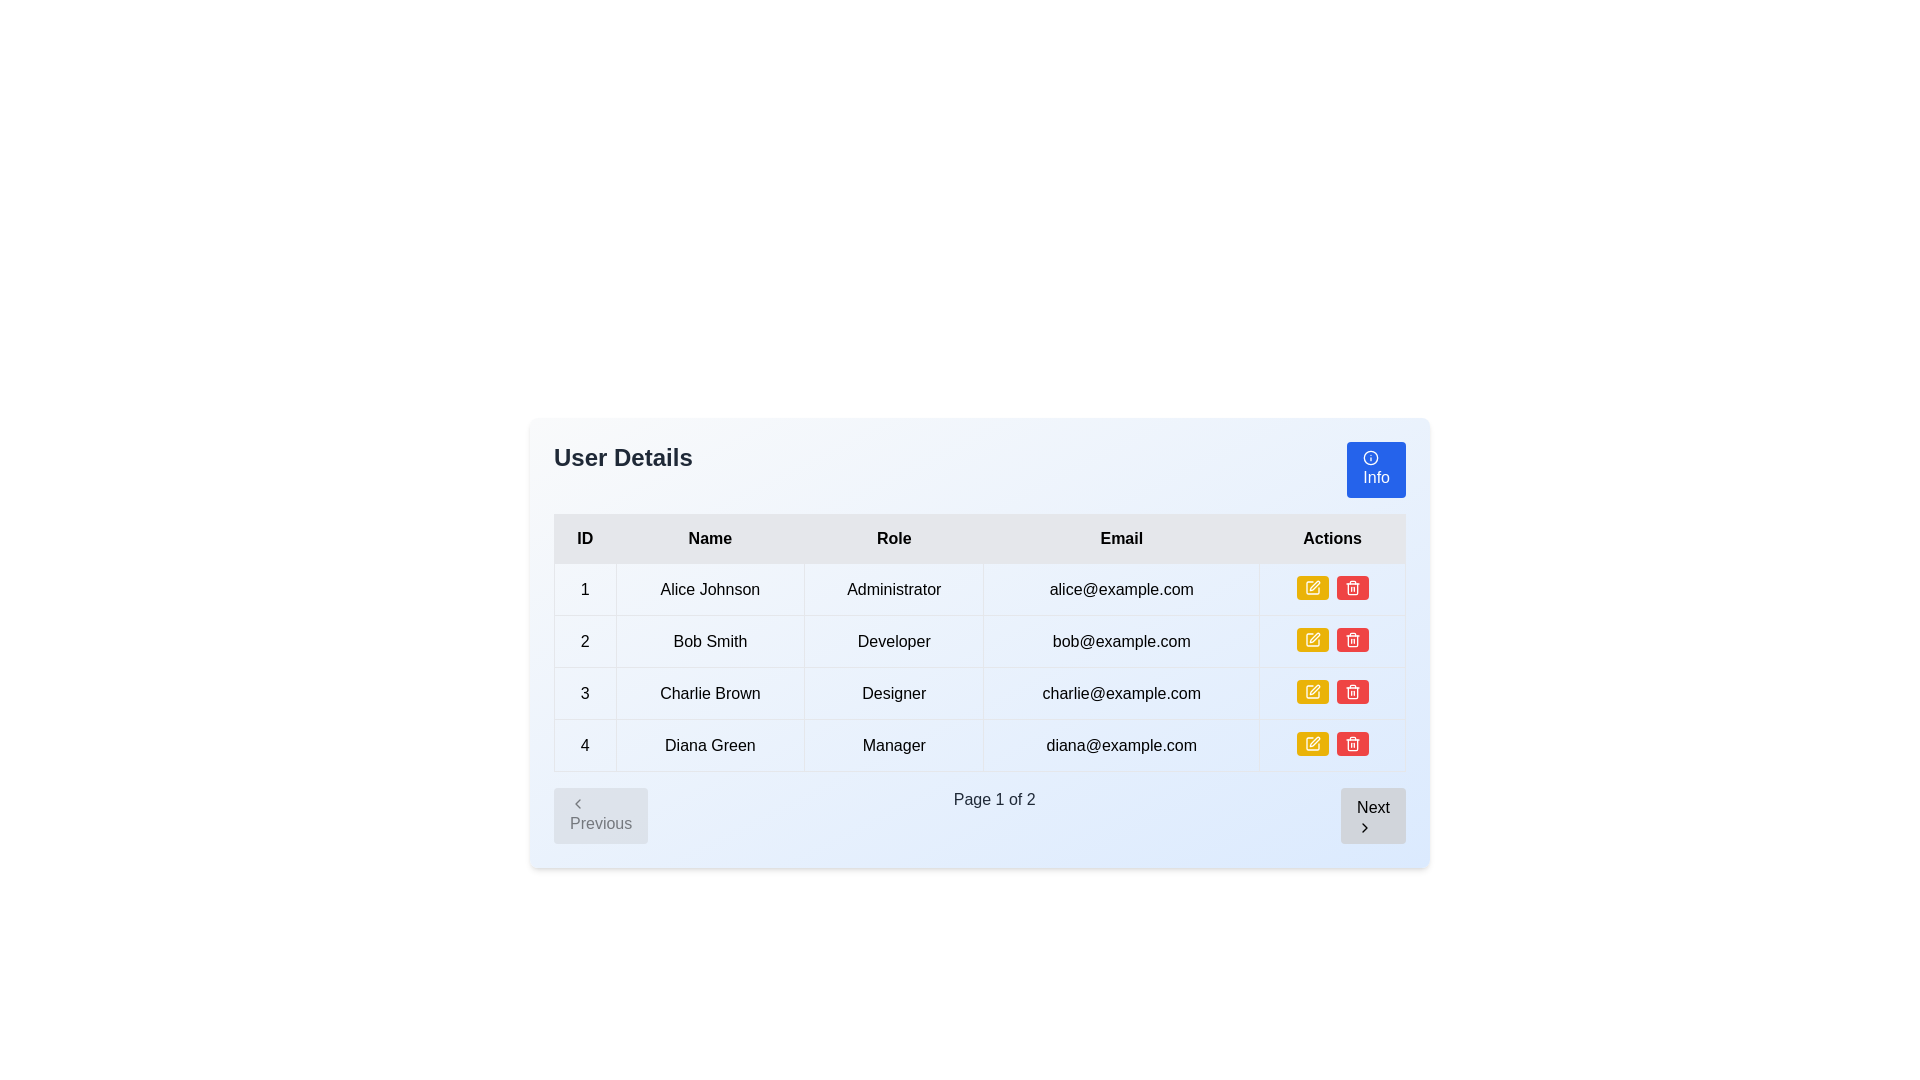 This screenshot has width=1920, height=1080. What do you see at coordinates (584, 745) in the screenshot?
I see `the text box in the fourth row under the 'ID' column, located to the left of the name 'Diana Green'` at bounding box center [584, 745].